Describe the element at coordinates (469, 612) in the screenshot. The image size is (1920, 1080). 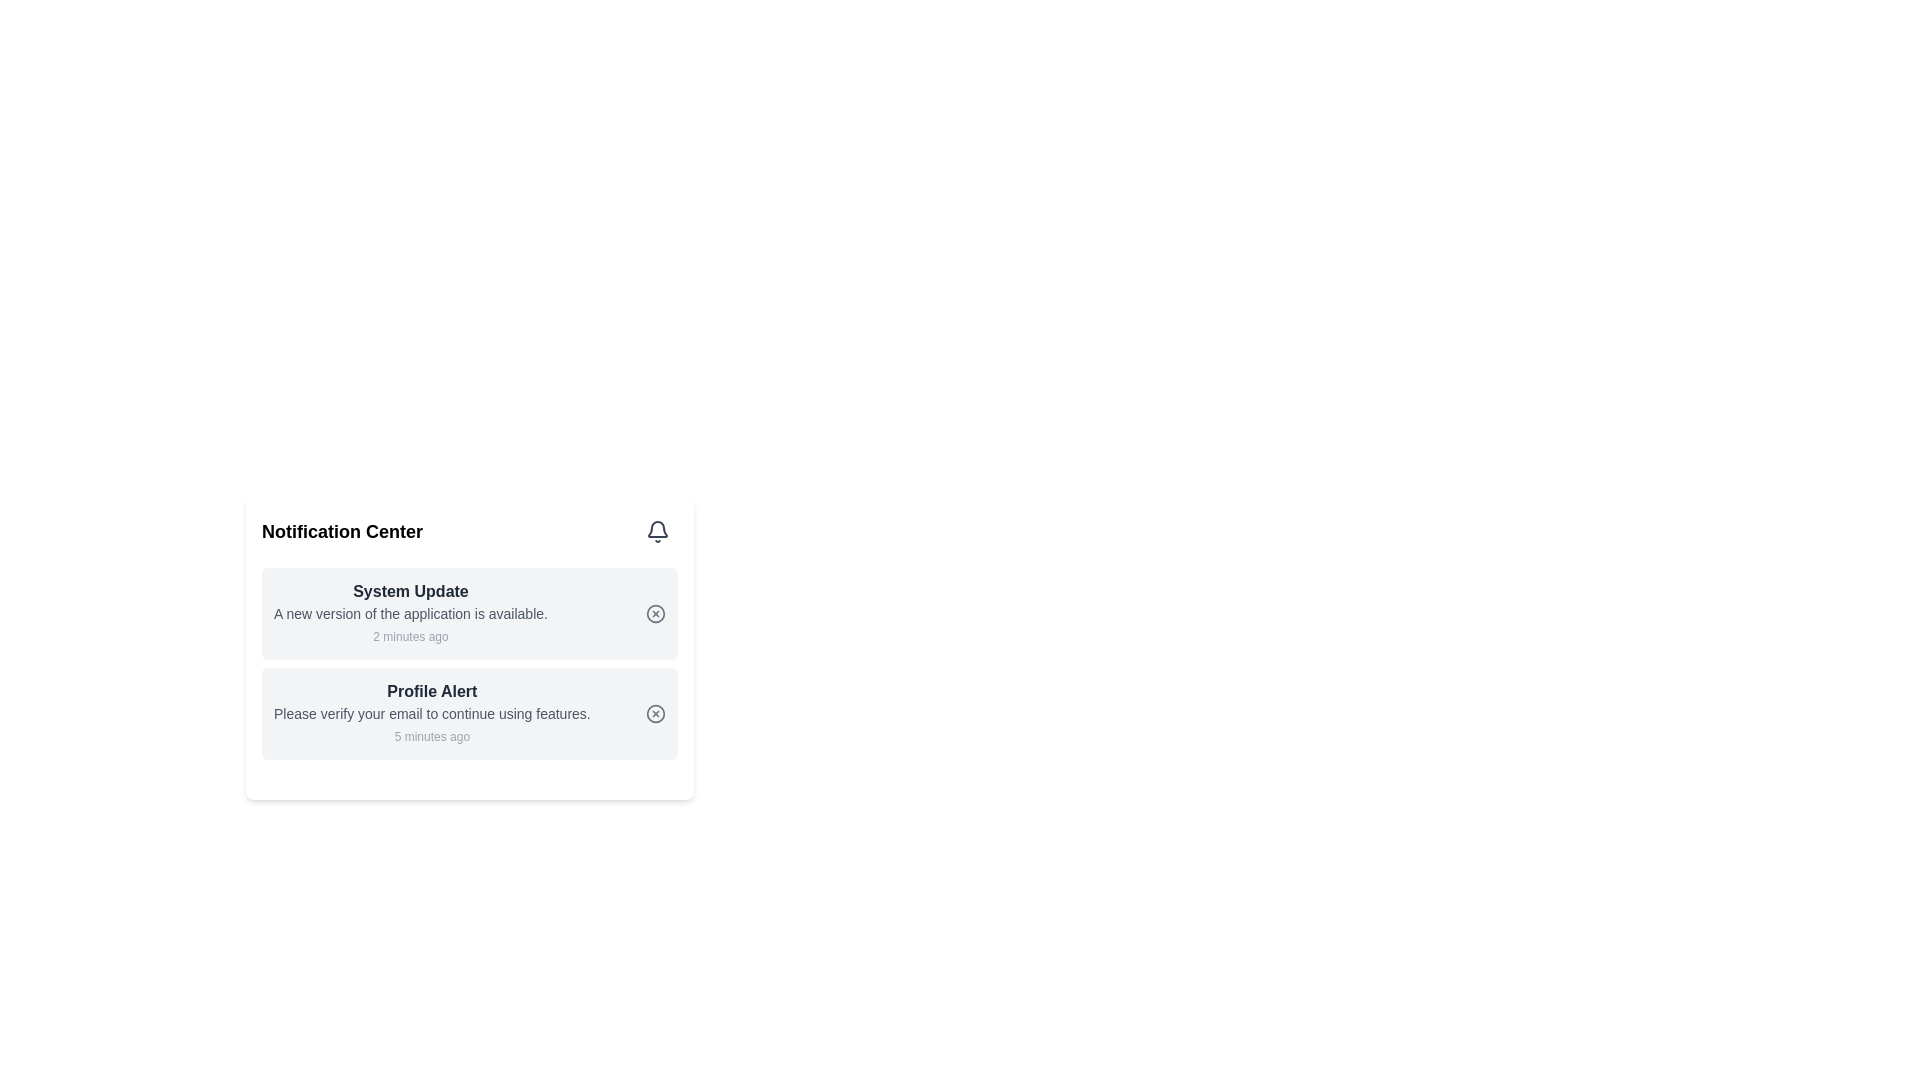
I see `the first notification card in the Notification Center that indicates a new application version` at that location.